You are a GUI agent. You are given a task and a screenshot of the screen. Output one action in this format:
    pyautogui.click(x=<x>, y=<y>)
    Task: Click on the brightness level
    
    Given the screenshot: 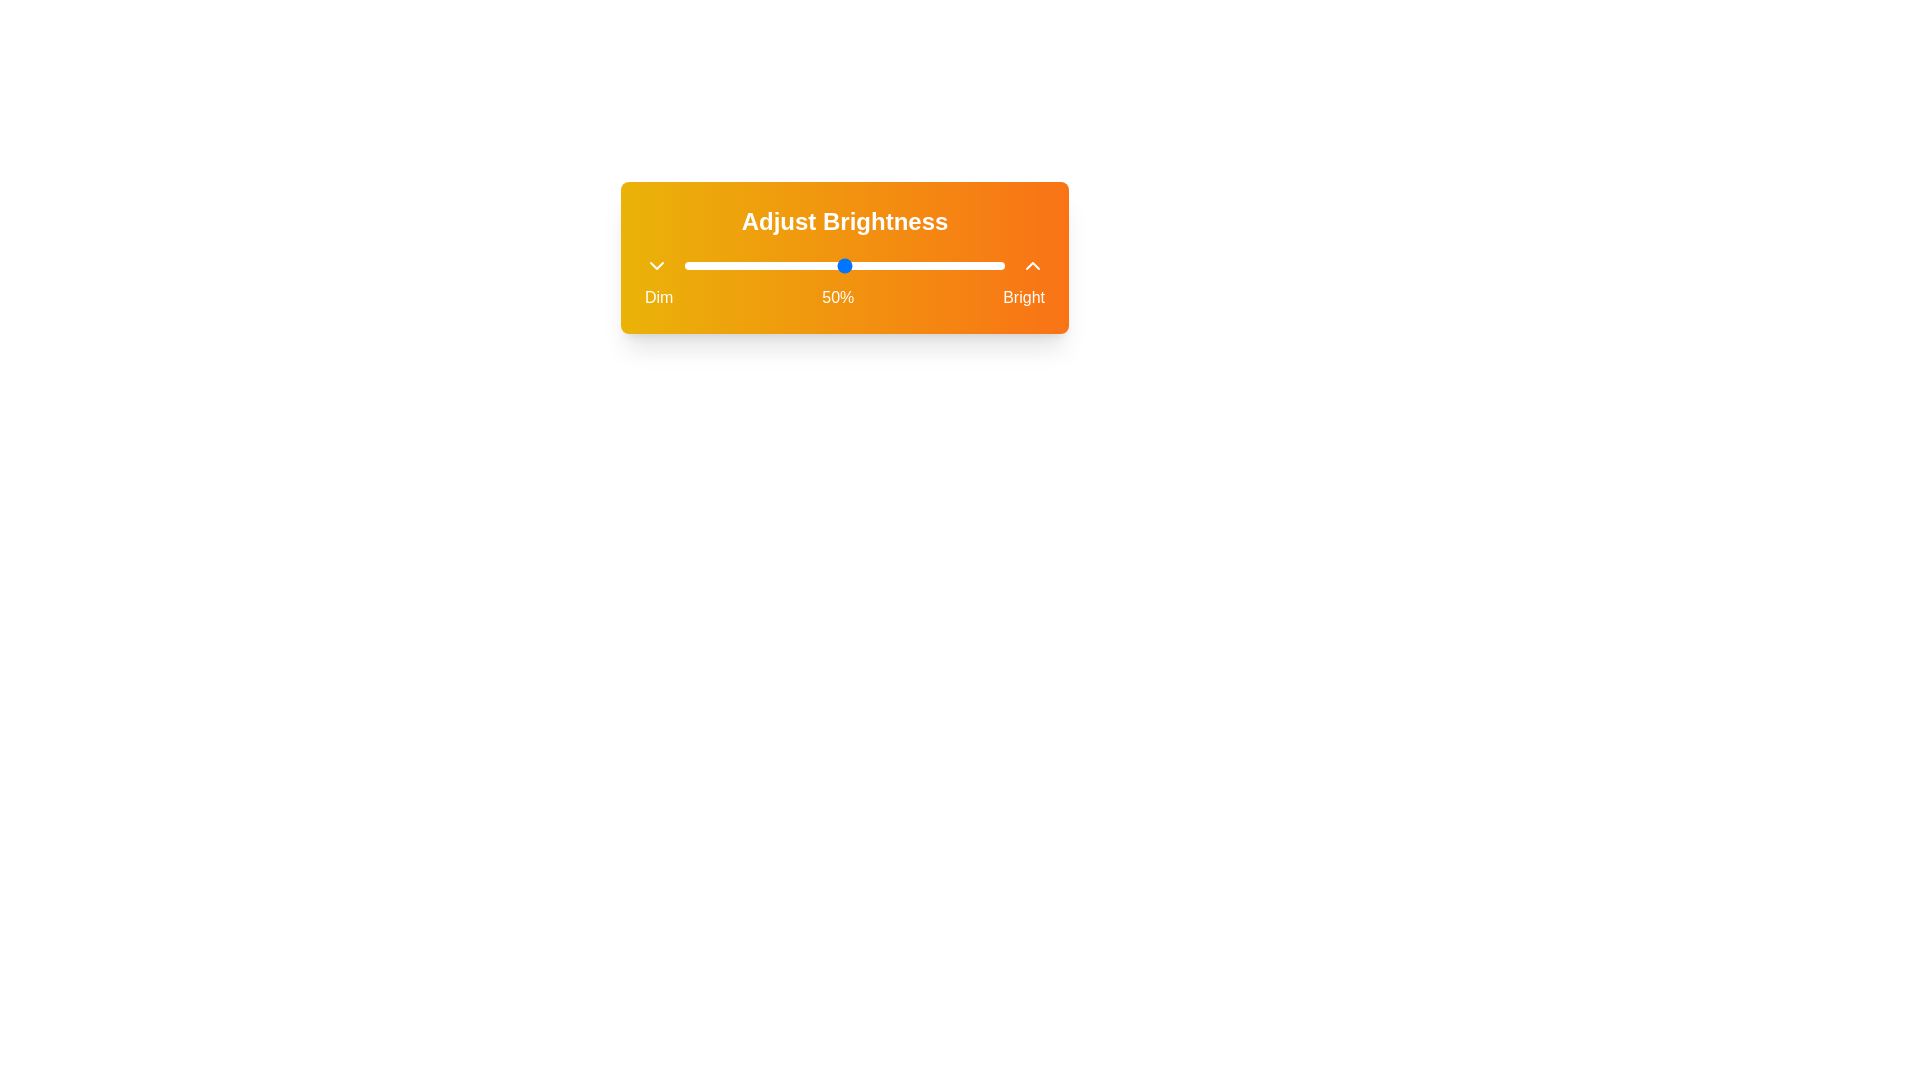 What is the action you would take?
    pyautogui.click(x=933, y=265)
    